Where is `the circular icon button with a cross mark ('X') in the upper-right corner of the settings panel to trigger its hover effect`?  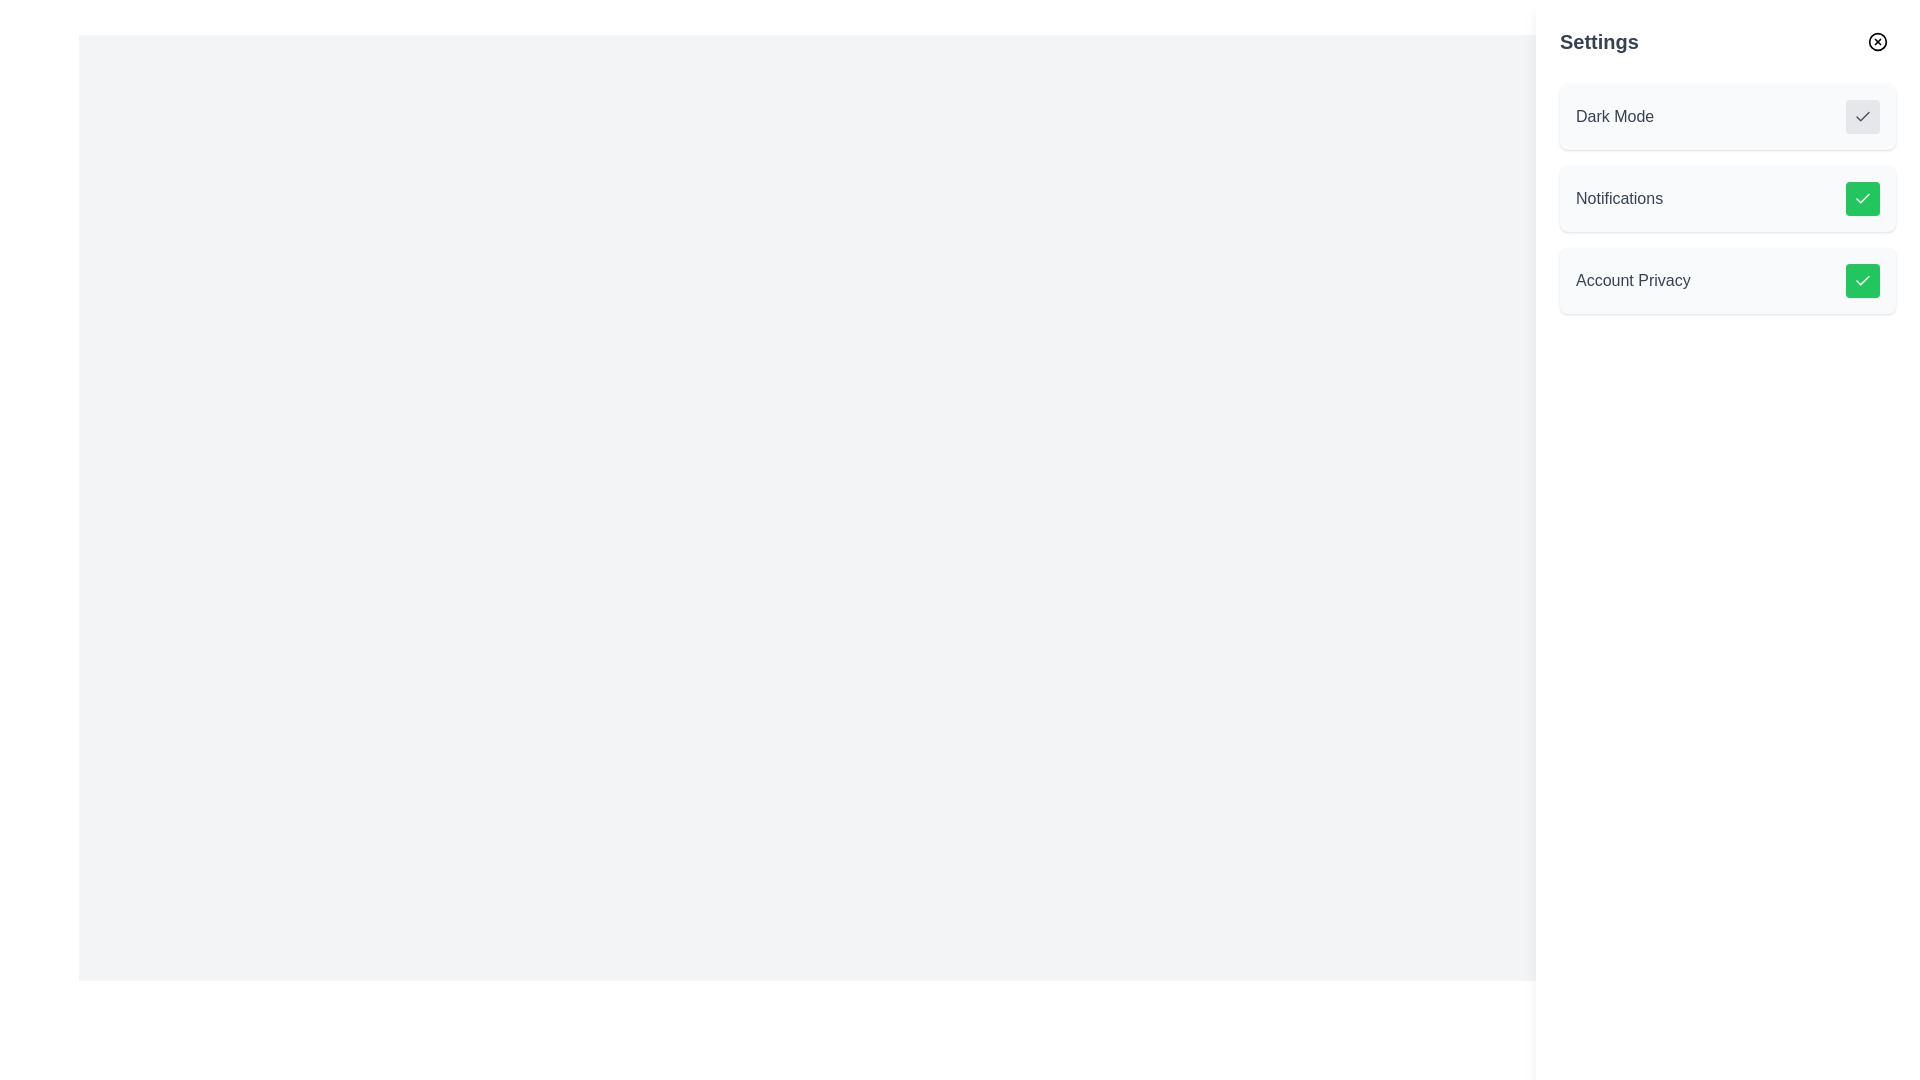 the circular icon button with a cross mark ('X') in the upper-right corner of the settings panel to trigger its hover effect is located at coordinates (1876, 42).